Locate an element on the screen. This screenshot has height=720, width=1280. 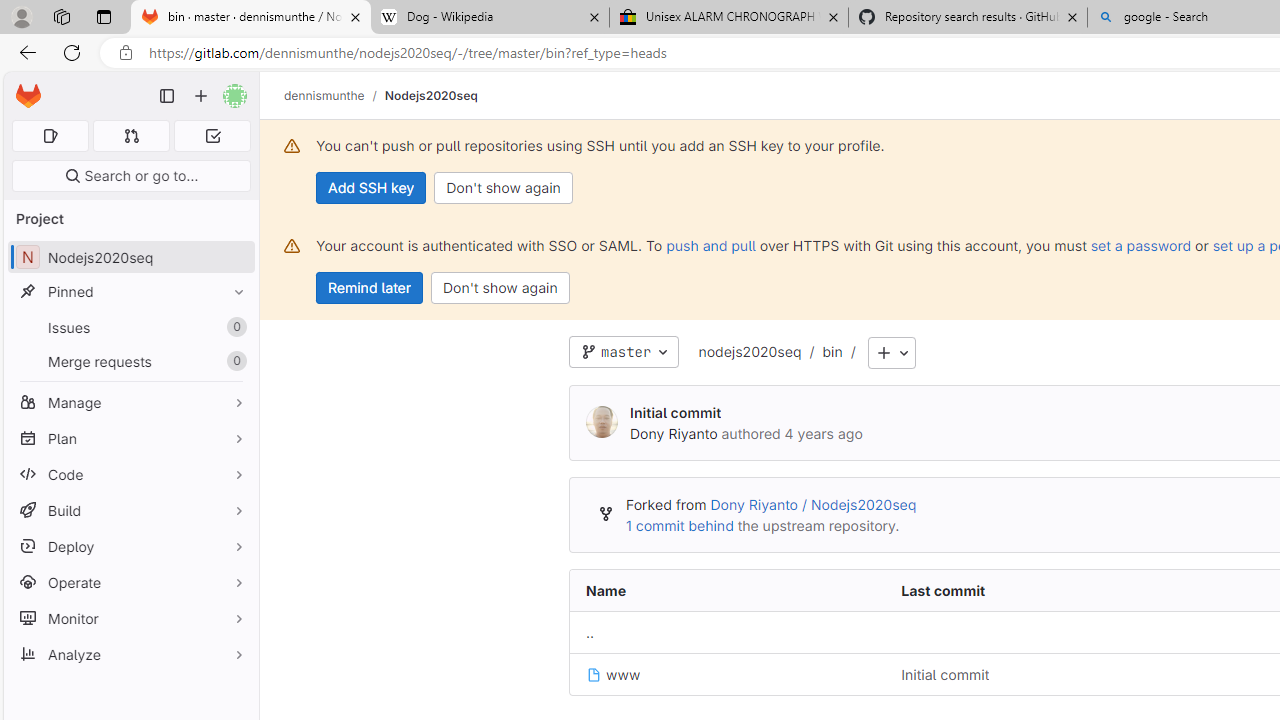
'Operate' is located at coordinates (130, 582).